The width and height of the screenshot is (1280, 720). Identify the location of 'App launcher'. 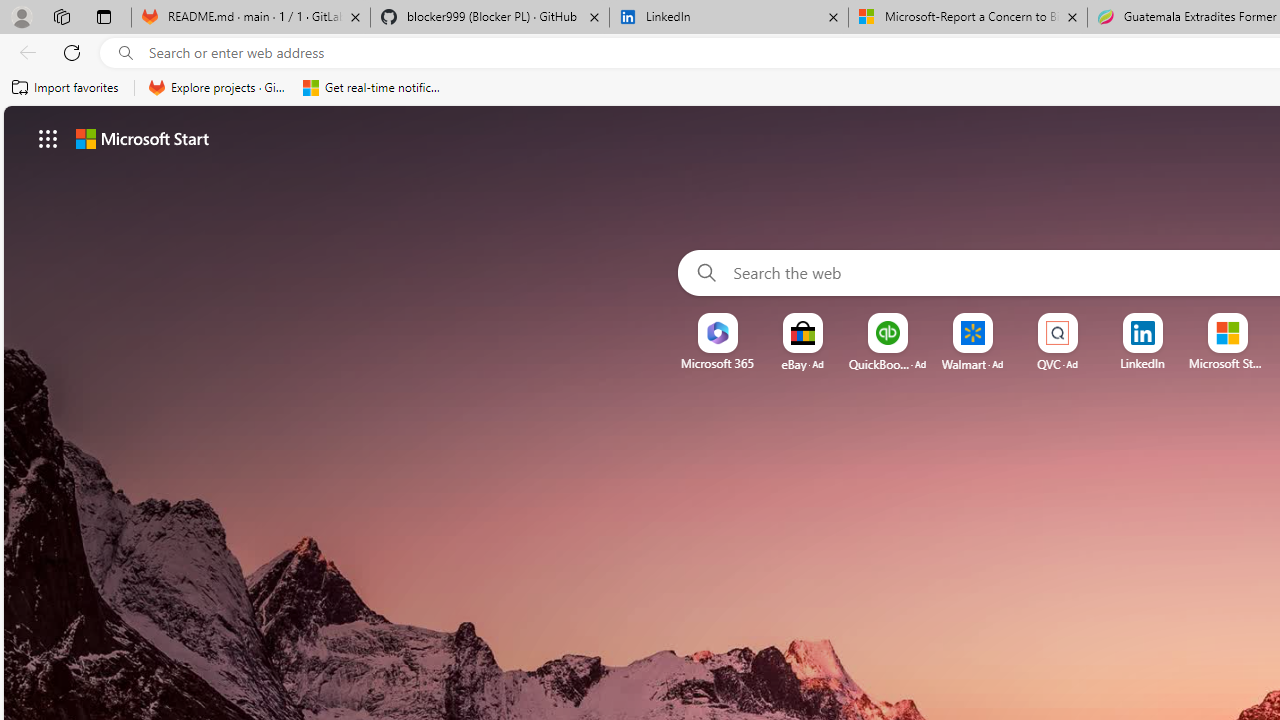
(48, 137).